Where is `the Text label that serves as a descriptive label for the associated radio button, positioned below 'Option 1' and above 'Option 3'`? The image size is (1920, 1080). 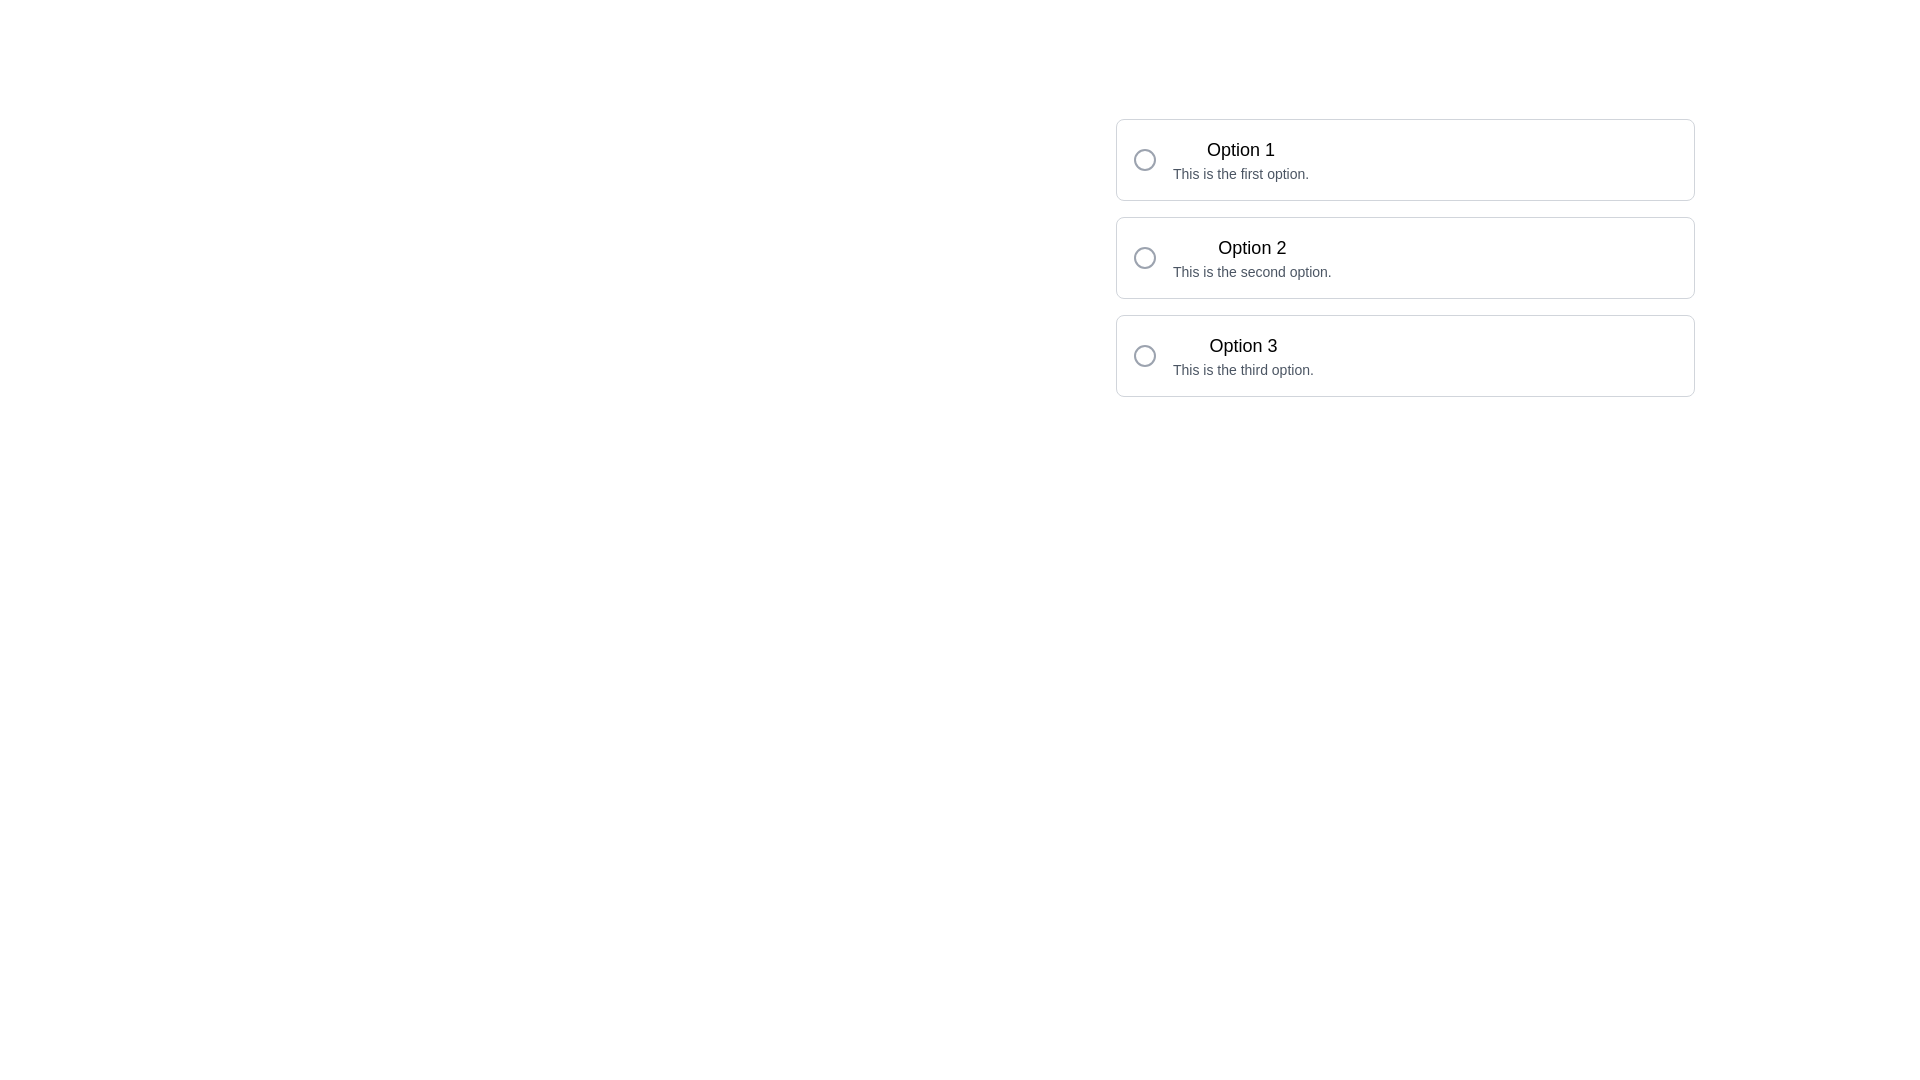
the Text label that serves as a descriptive label for the associated radio button, positioned below 'Option 1' and above 'Option 3' is located at coordinates (1251, 246).